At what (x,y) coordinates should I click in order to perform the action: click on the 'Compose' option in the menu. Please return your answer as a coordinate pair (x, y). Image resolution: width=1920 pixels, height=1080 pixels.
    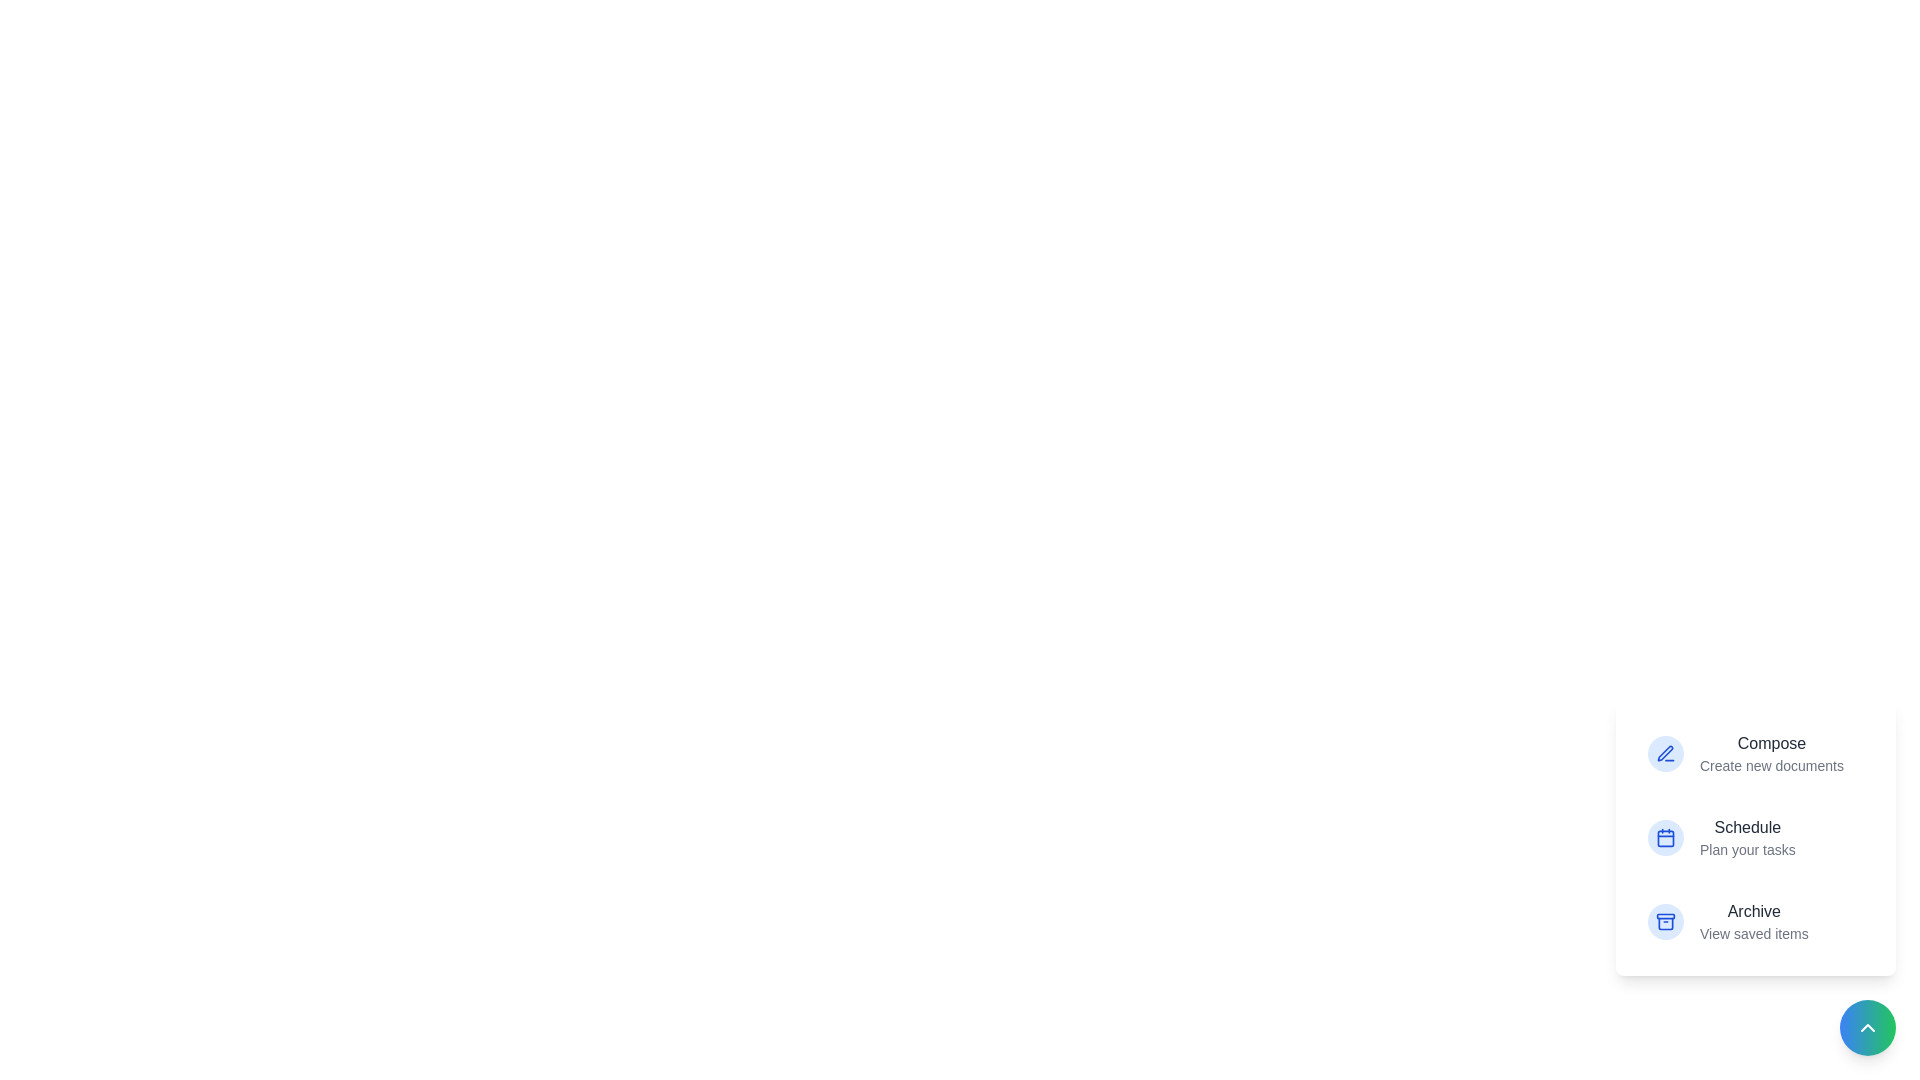
    Looking at the image, I should click on (1755, 744).